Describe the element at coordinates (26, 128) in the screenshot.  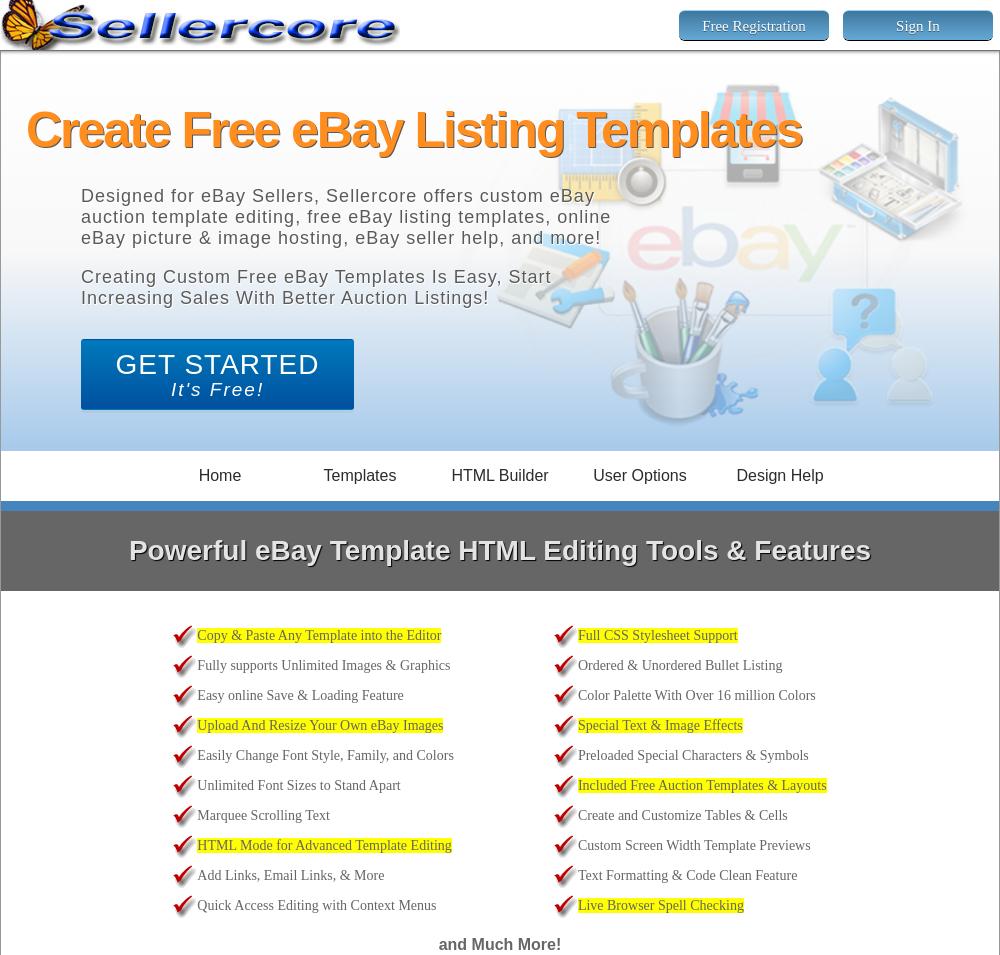
I see `'Create Free eBay Listing Templates'` at that location.